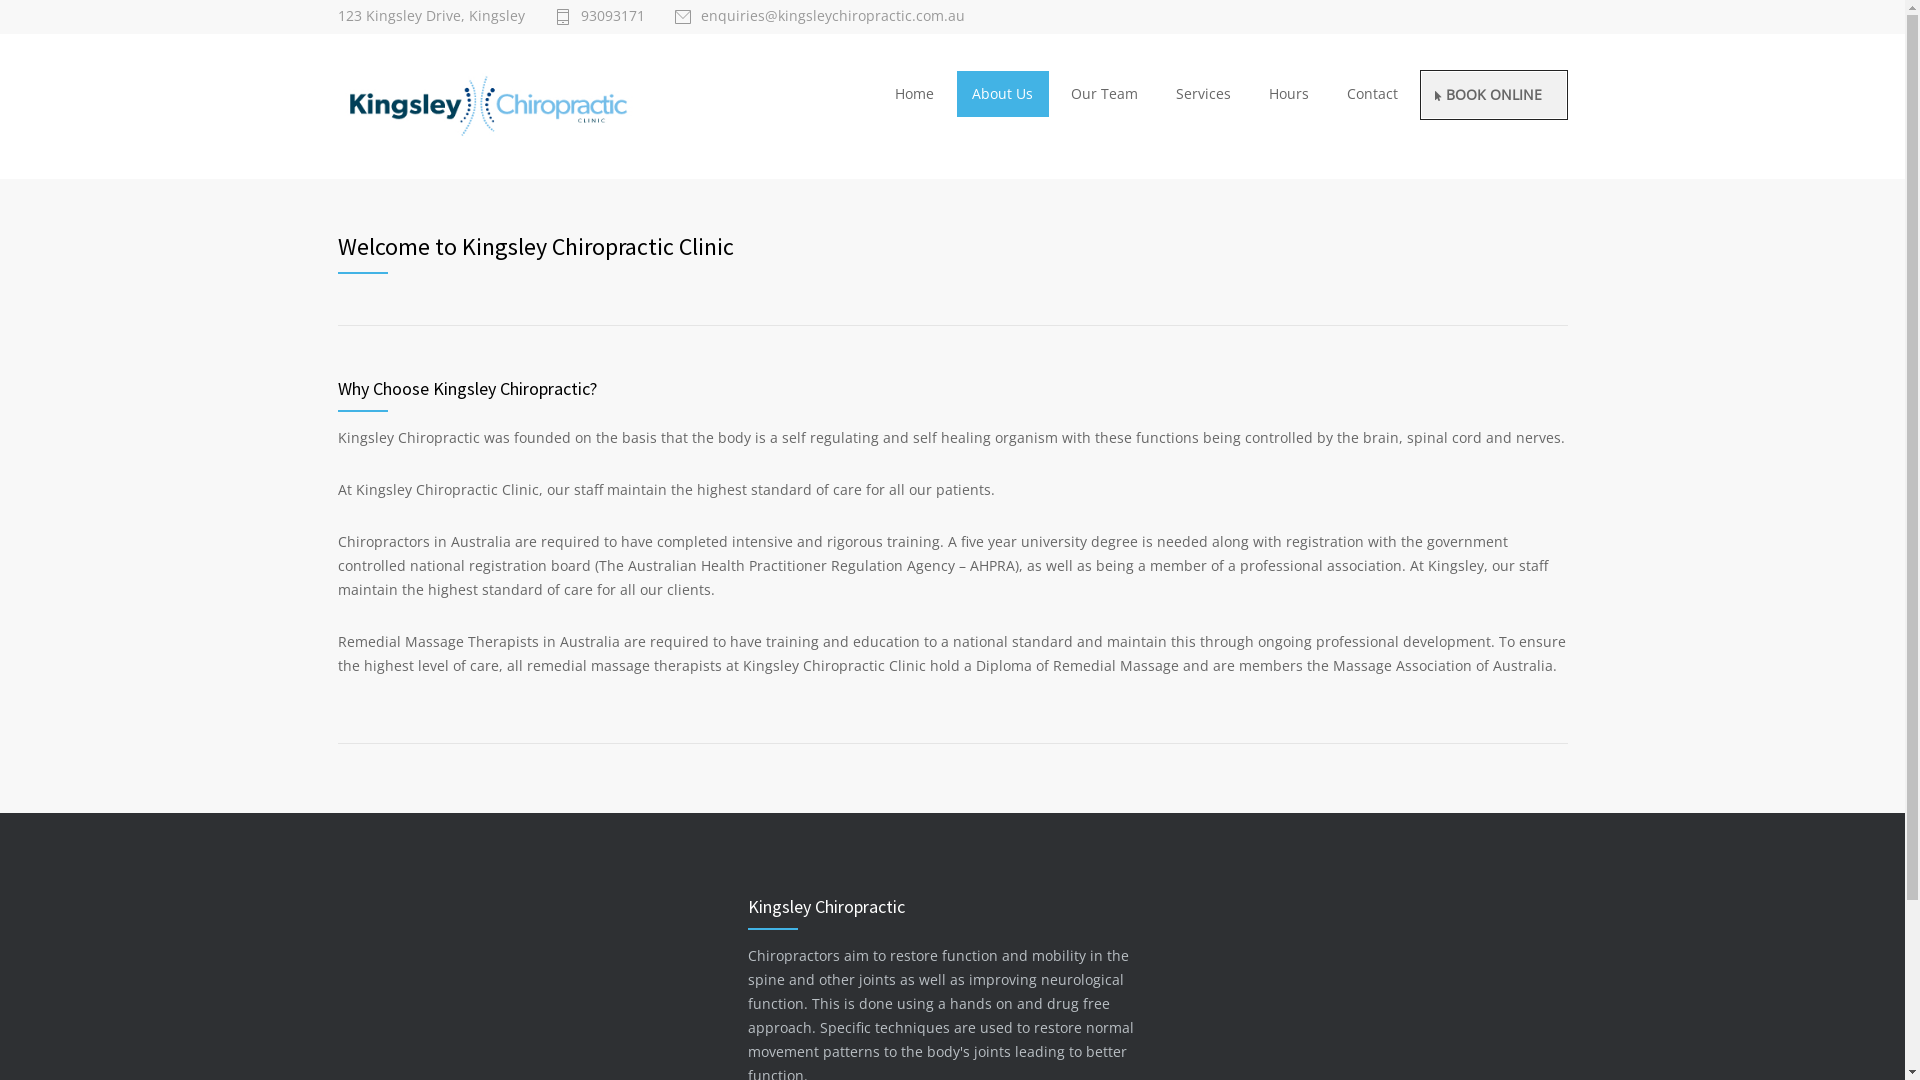  What do you see at coordinates (598, 16) in the screenshot?
I see `'93093171'` at bounding box center [598, 16].